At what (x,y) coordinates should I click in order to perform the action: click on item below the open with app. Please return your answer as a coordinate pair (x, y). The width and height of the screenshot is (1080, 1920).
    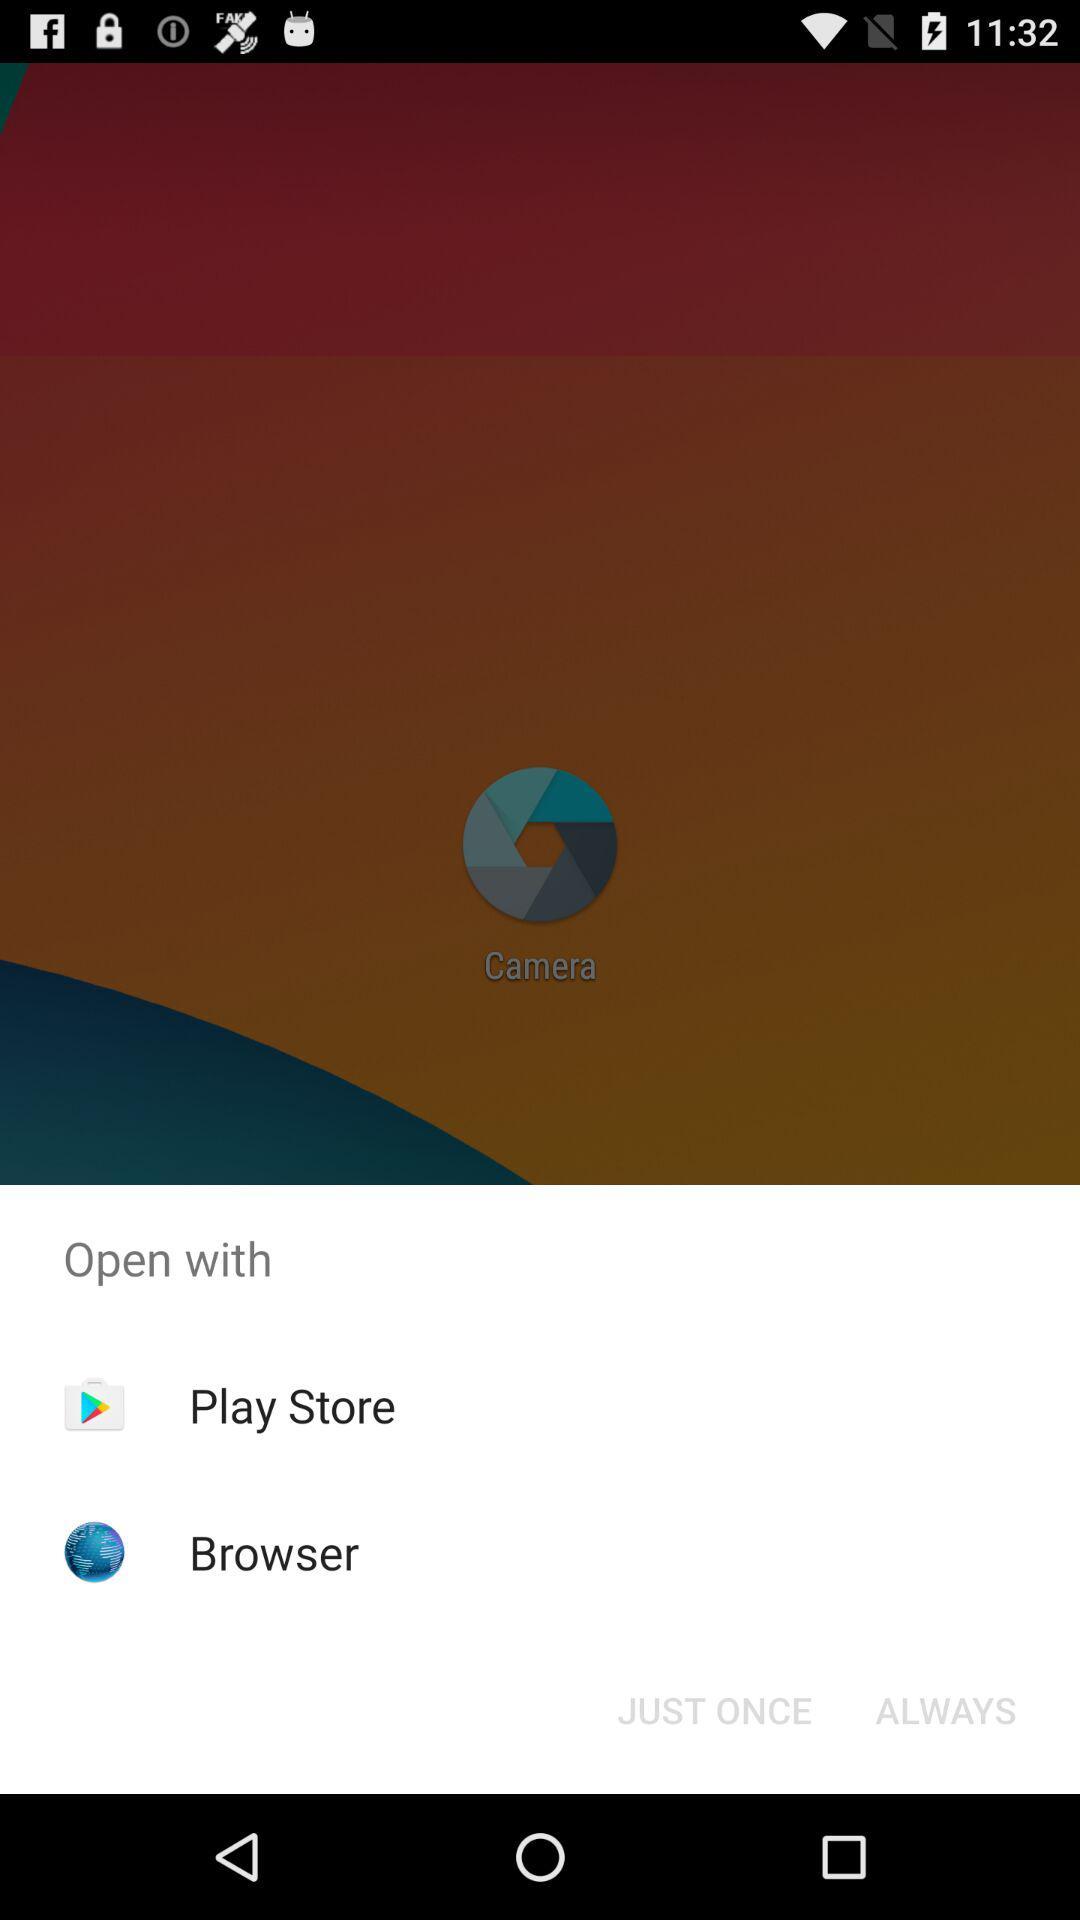
    Looking at the image, I should click on (292, 1404).